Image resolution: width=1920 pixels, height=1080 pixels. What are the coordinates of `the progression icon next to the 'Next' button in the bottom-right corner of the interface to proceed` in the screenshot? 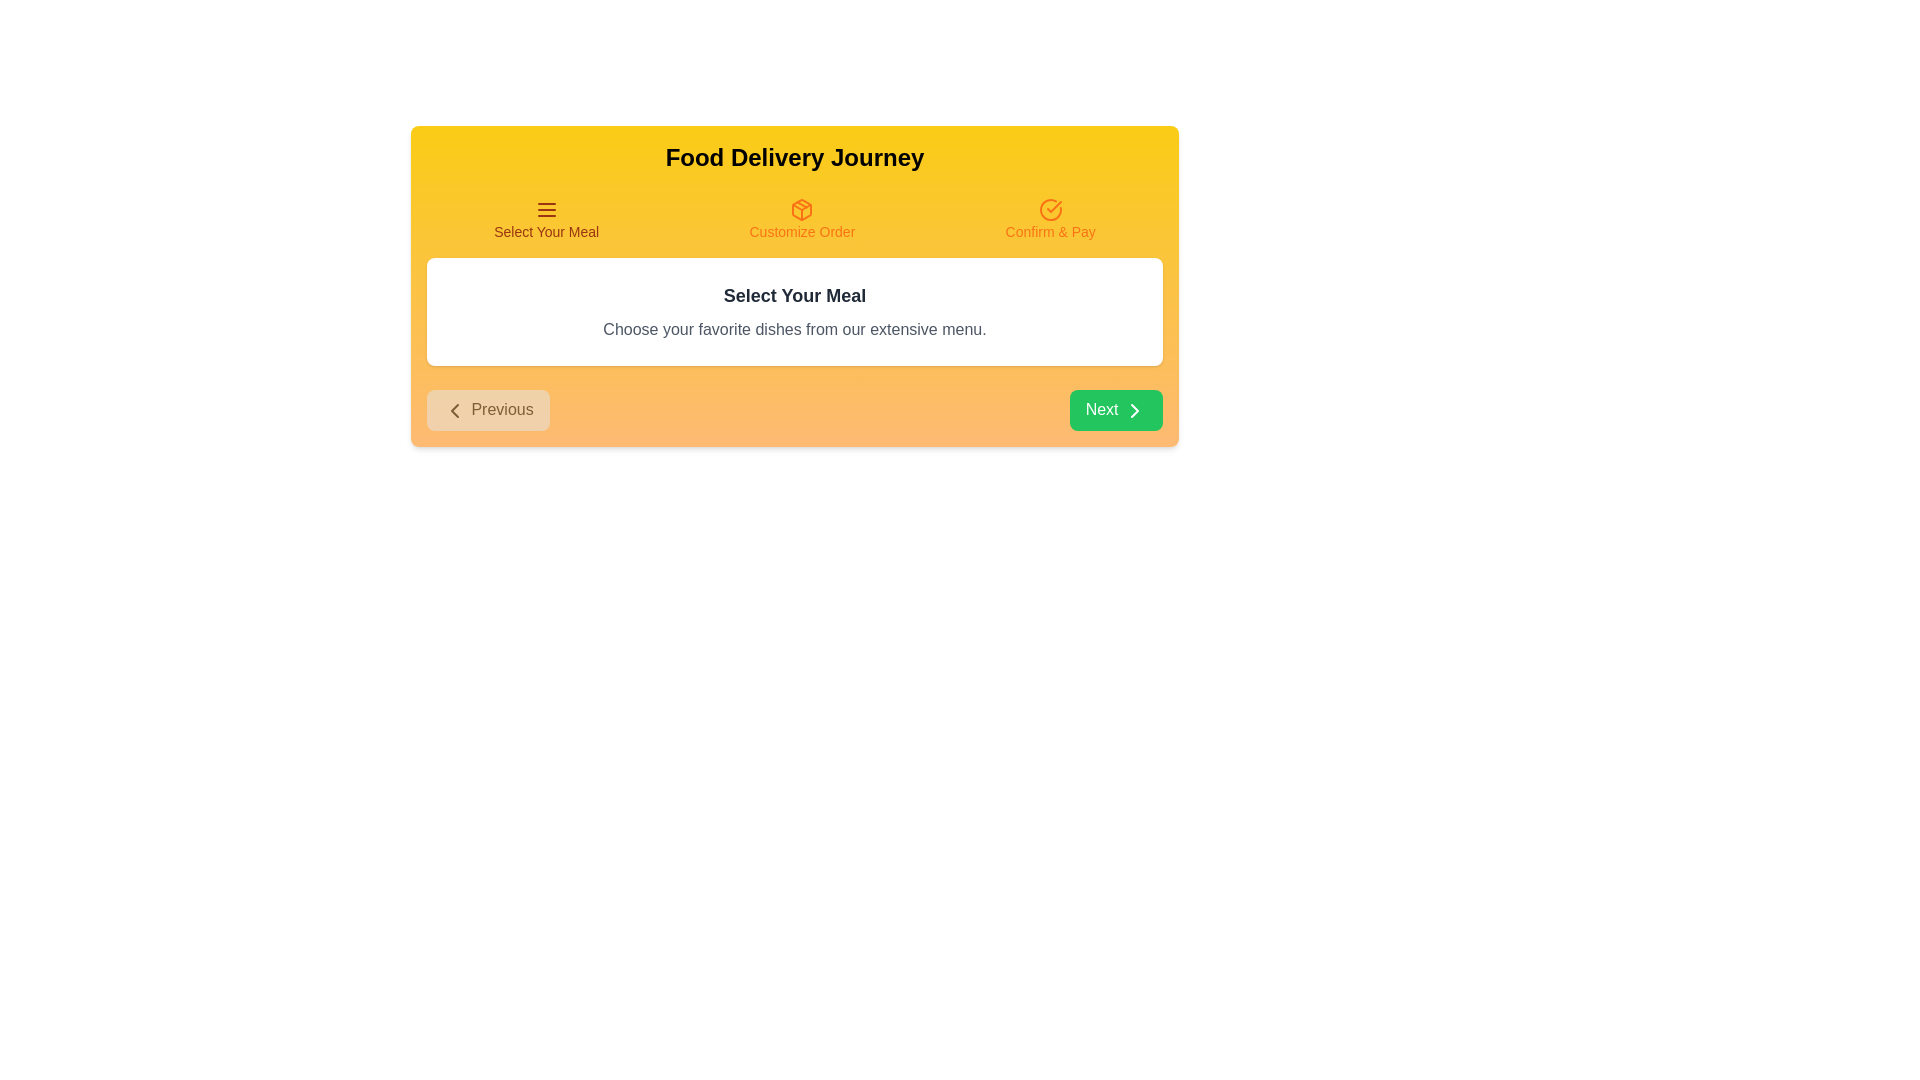 It's located at (1134, 408).